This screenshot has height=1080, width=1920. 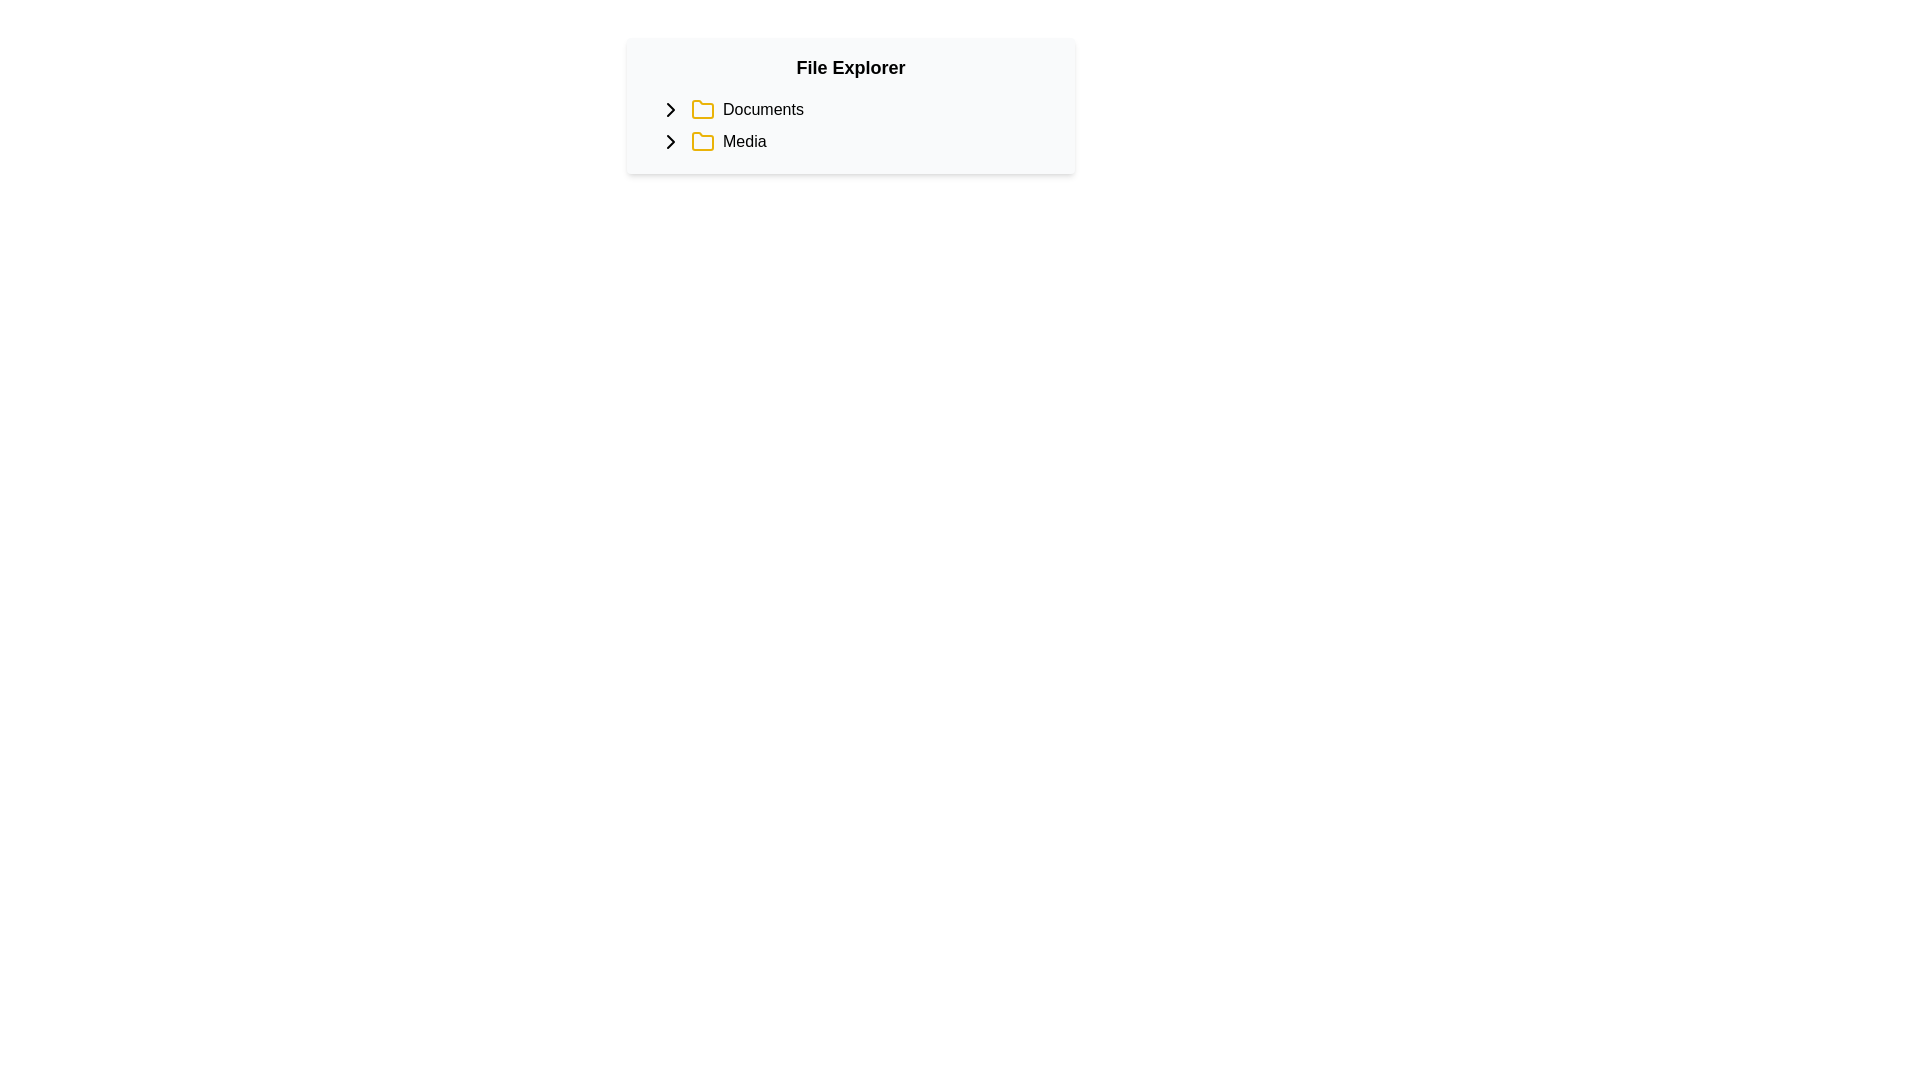 I want to click on the small right-facing chevron arrow icon located to the left of the 'Documents' folder icon in the file explorer interface, so click(x=671, y=141).